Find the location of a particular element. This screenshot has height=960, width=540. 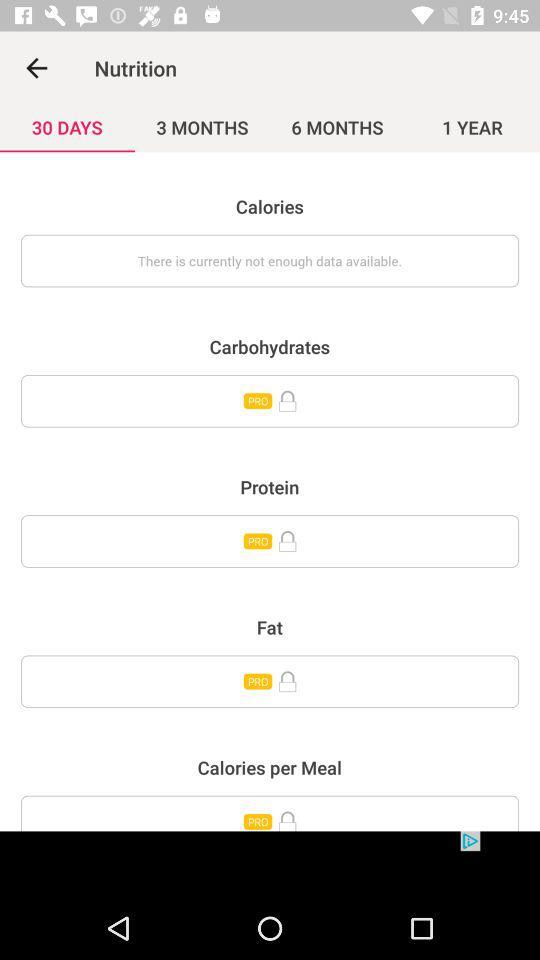

the icon below the calories per meal item is located at coordinates (270, 813).